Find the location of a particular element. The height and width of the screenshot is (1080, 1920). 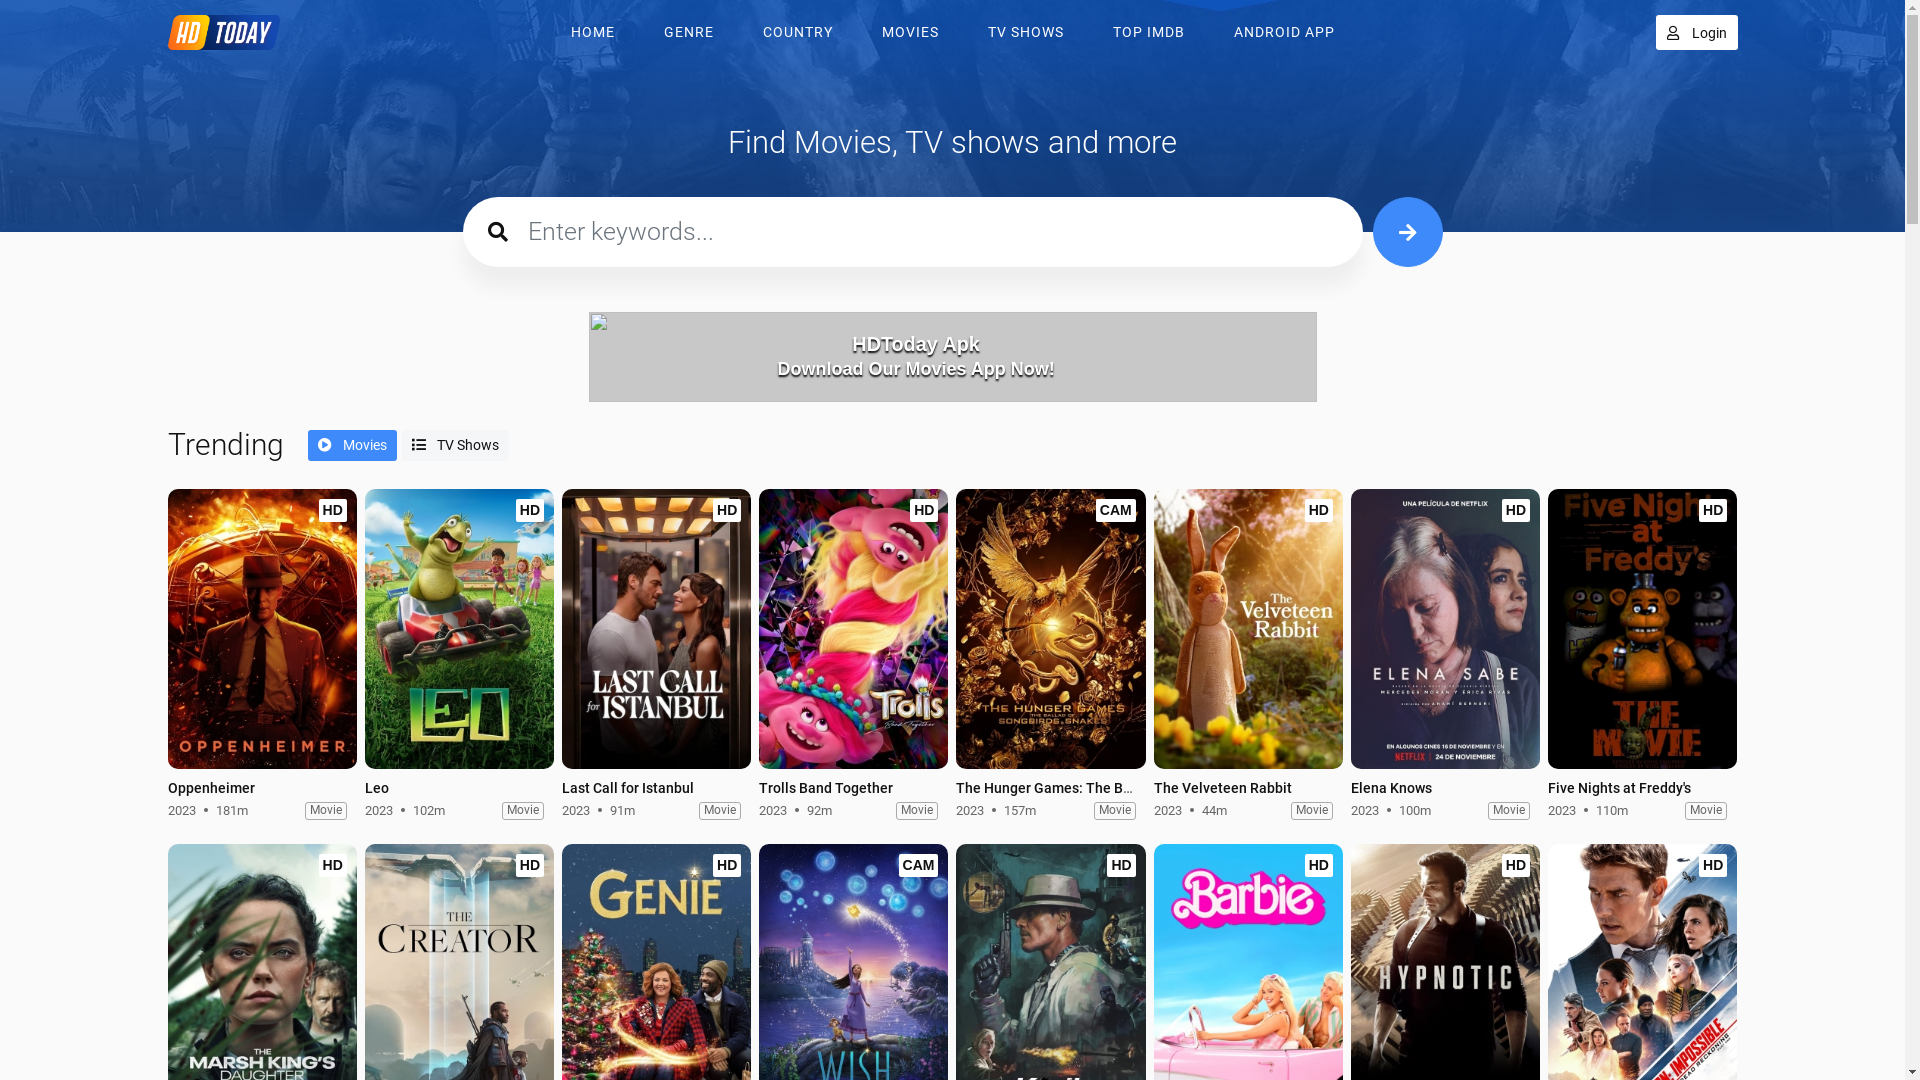

'Oppenheimer' is located at coordinates (168, 627).